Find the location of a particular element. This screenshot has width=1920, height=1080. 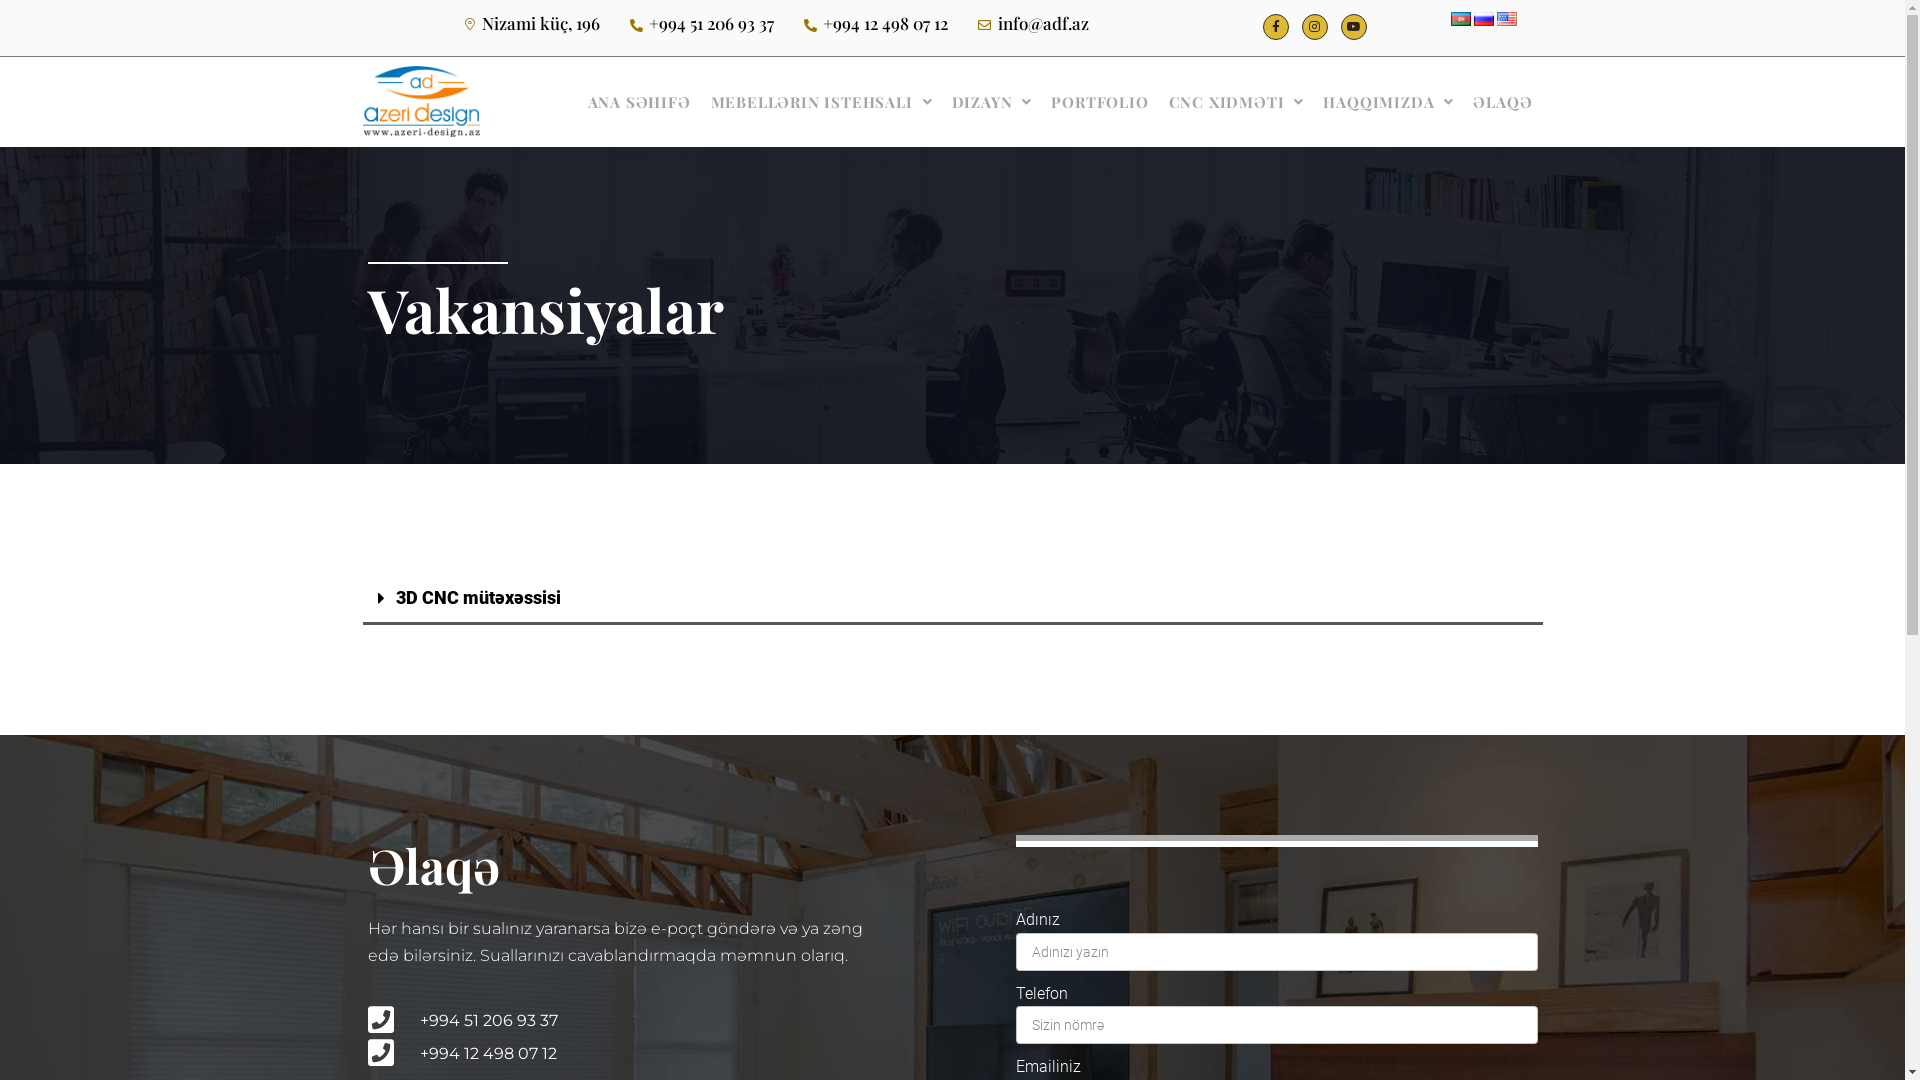

'HAQQIMIZDA' is located at coordinates (1313, 101).